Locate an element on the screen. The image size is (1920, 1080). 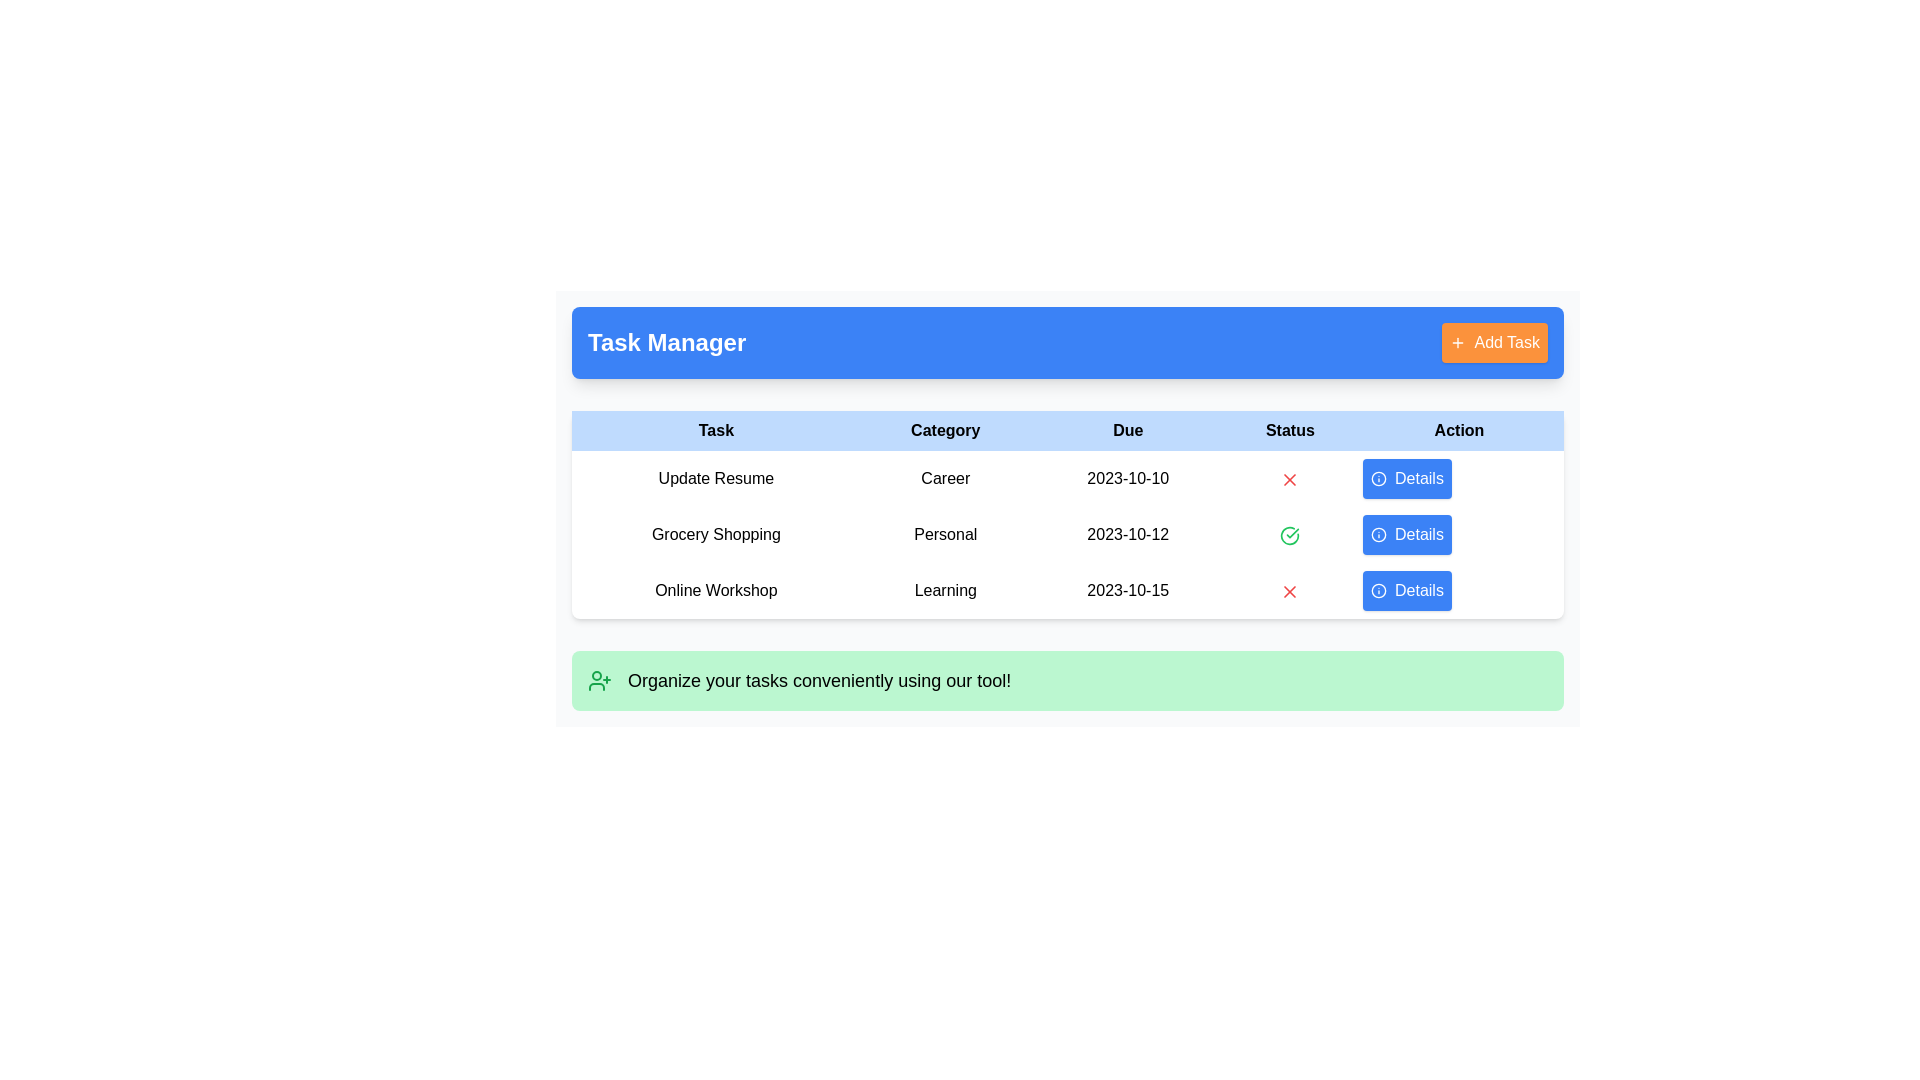
the third 'Details' button in the 'Action' column associated with the 'Online Workshop' is located at coordinates (1406, 478).